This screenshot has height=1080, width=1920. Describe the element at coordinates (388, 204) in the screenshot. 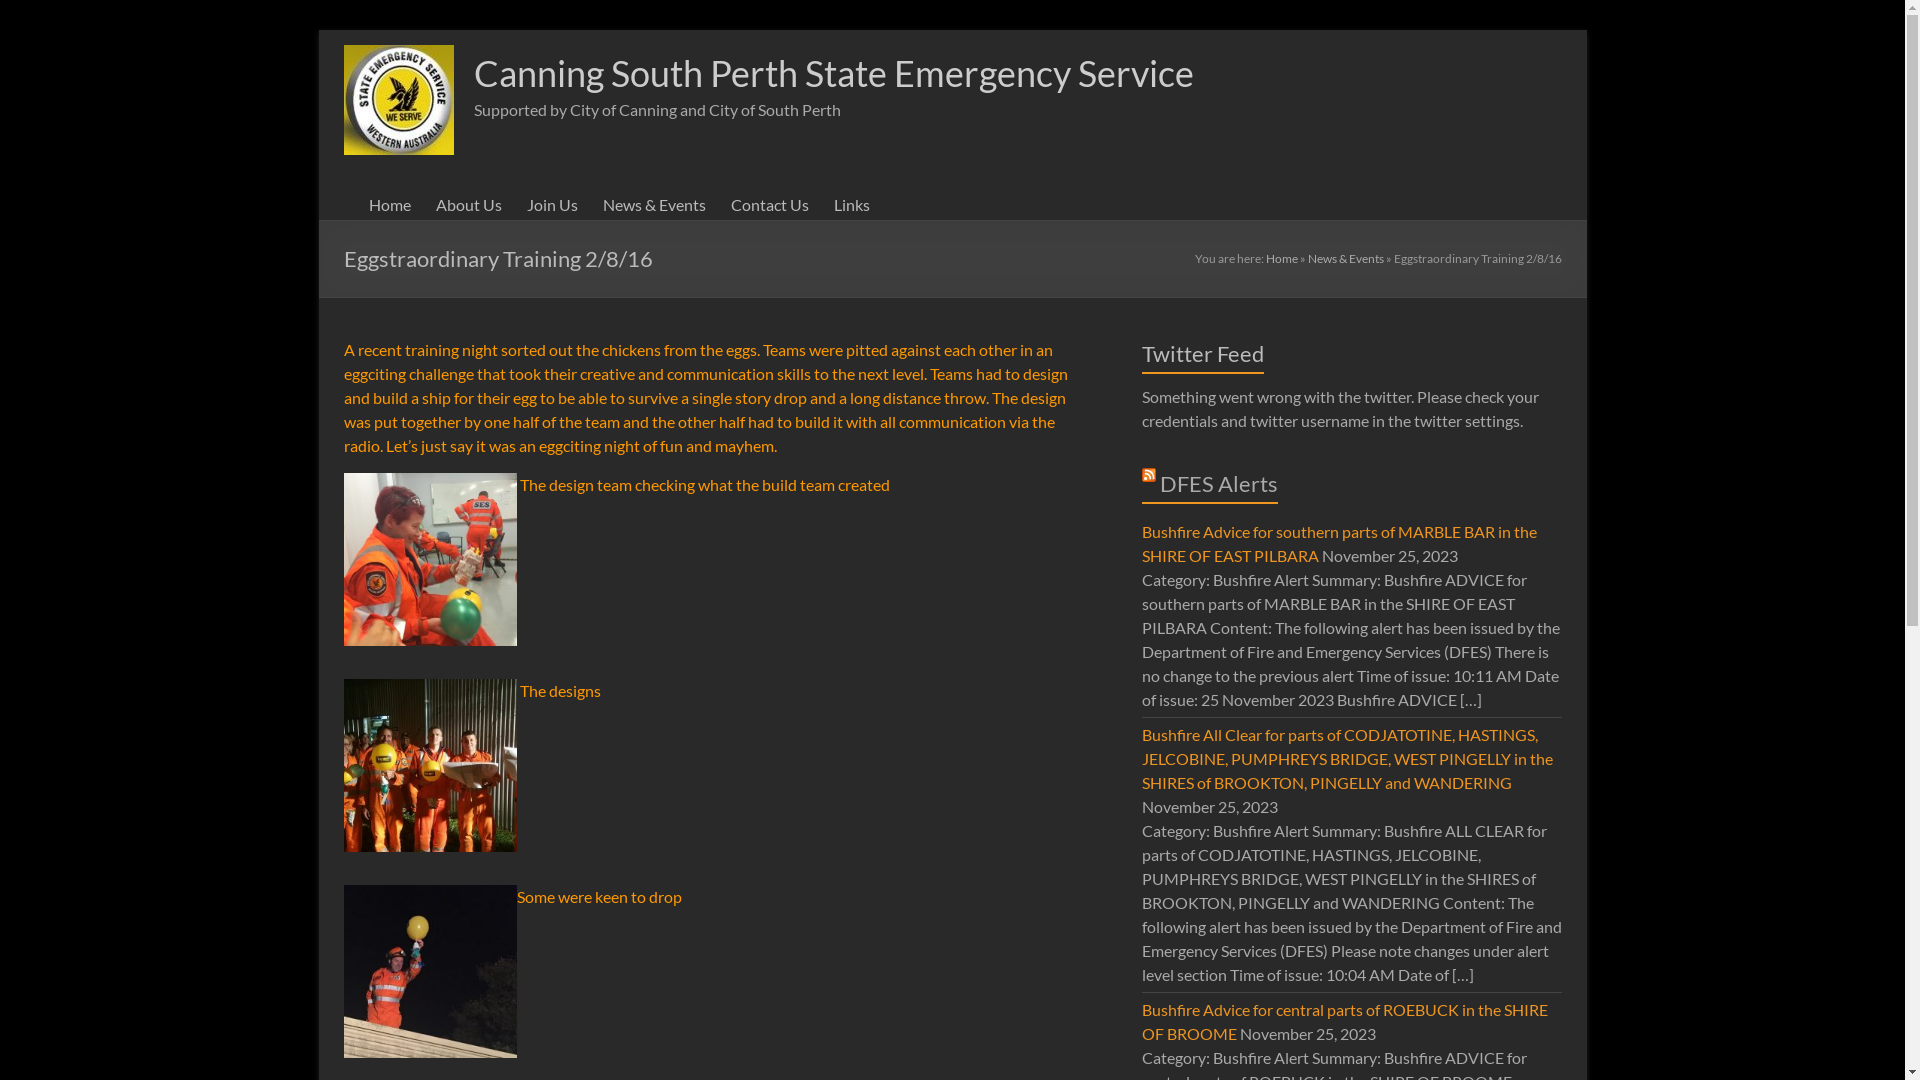

I see `'Home'` at that location.